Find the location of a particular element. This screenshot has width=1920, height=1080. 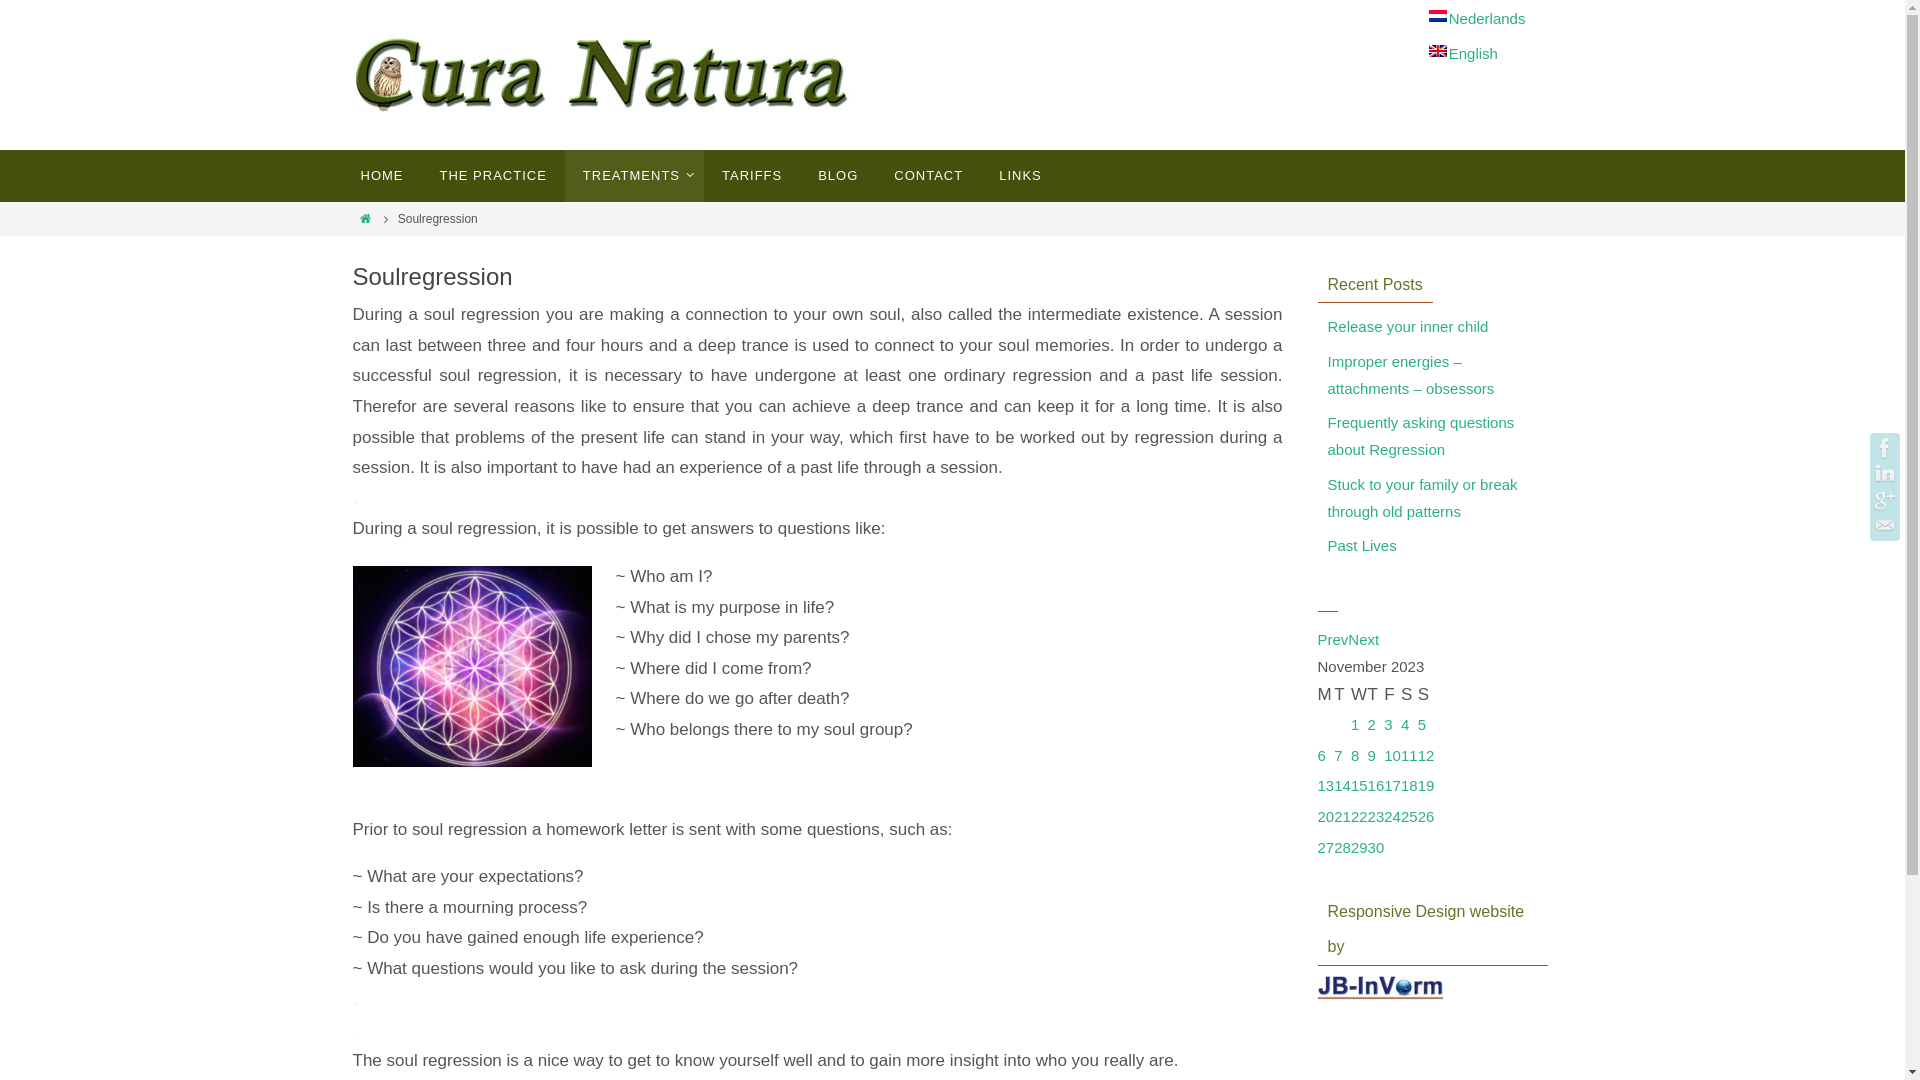

'15' is located at coordinates (1350, 785).